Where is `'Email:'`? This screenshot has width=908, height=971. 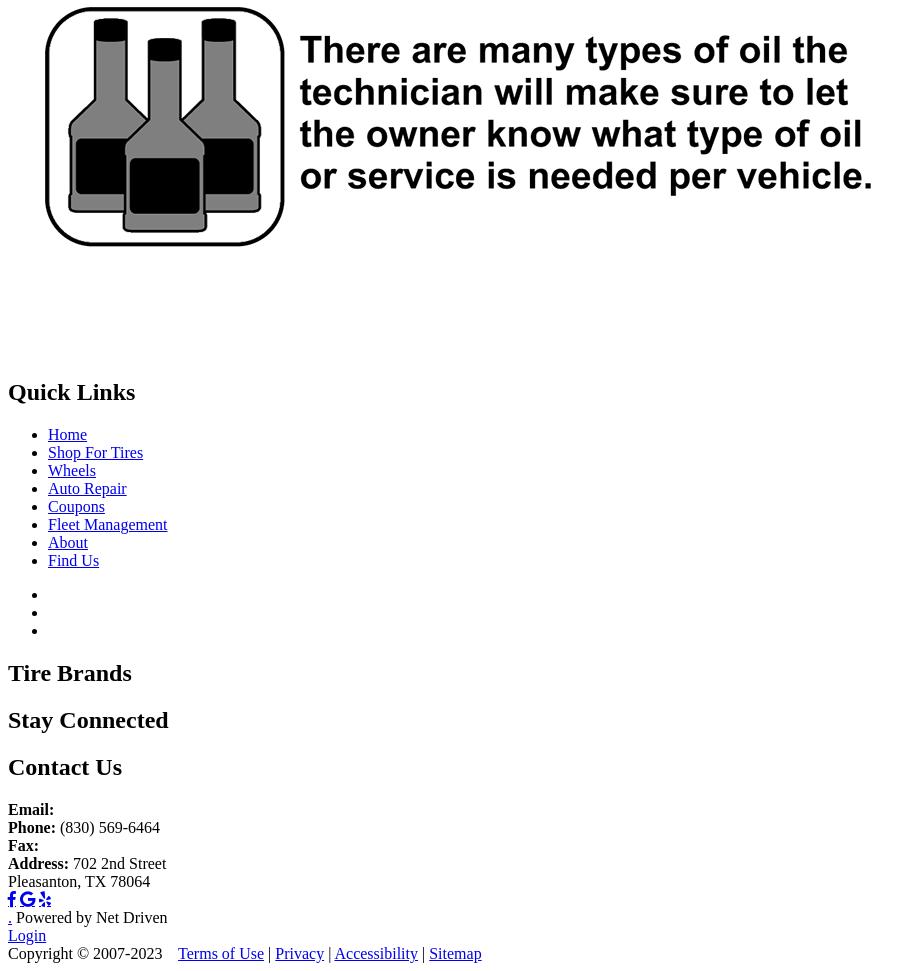 'Email:' is located at coordinates (29, 808).